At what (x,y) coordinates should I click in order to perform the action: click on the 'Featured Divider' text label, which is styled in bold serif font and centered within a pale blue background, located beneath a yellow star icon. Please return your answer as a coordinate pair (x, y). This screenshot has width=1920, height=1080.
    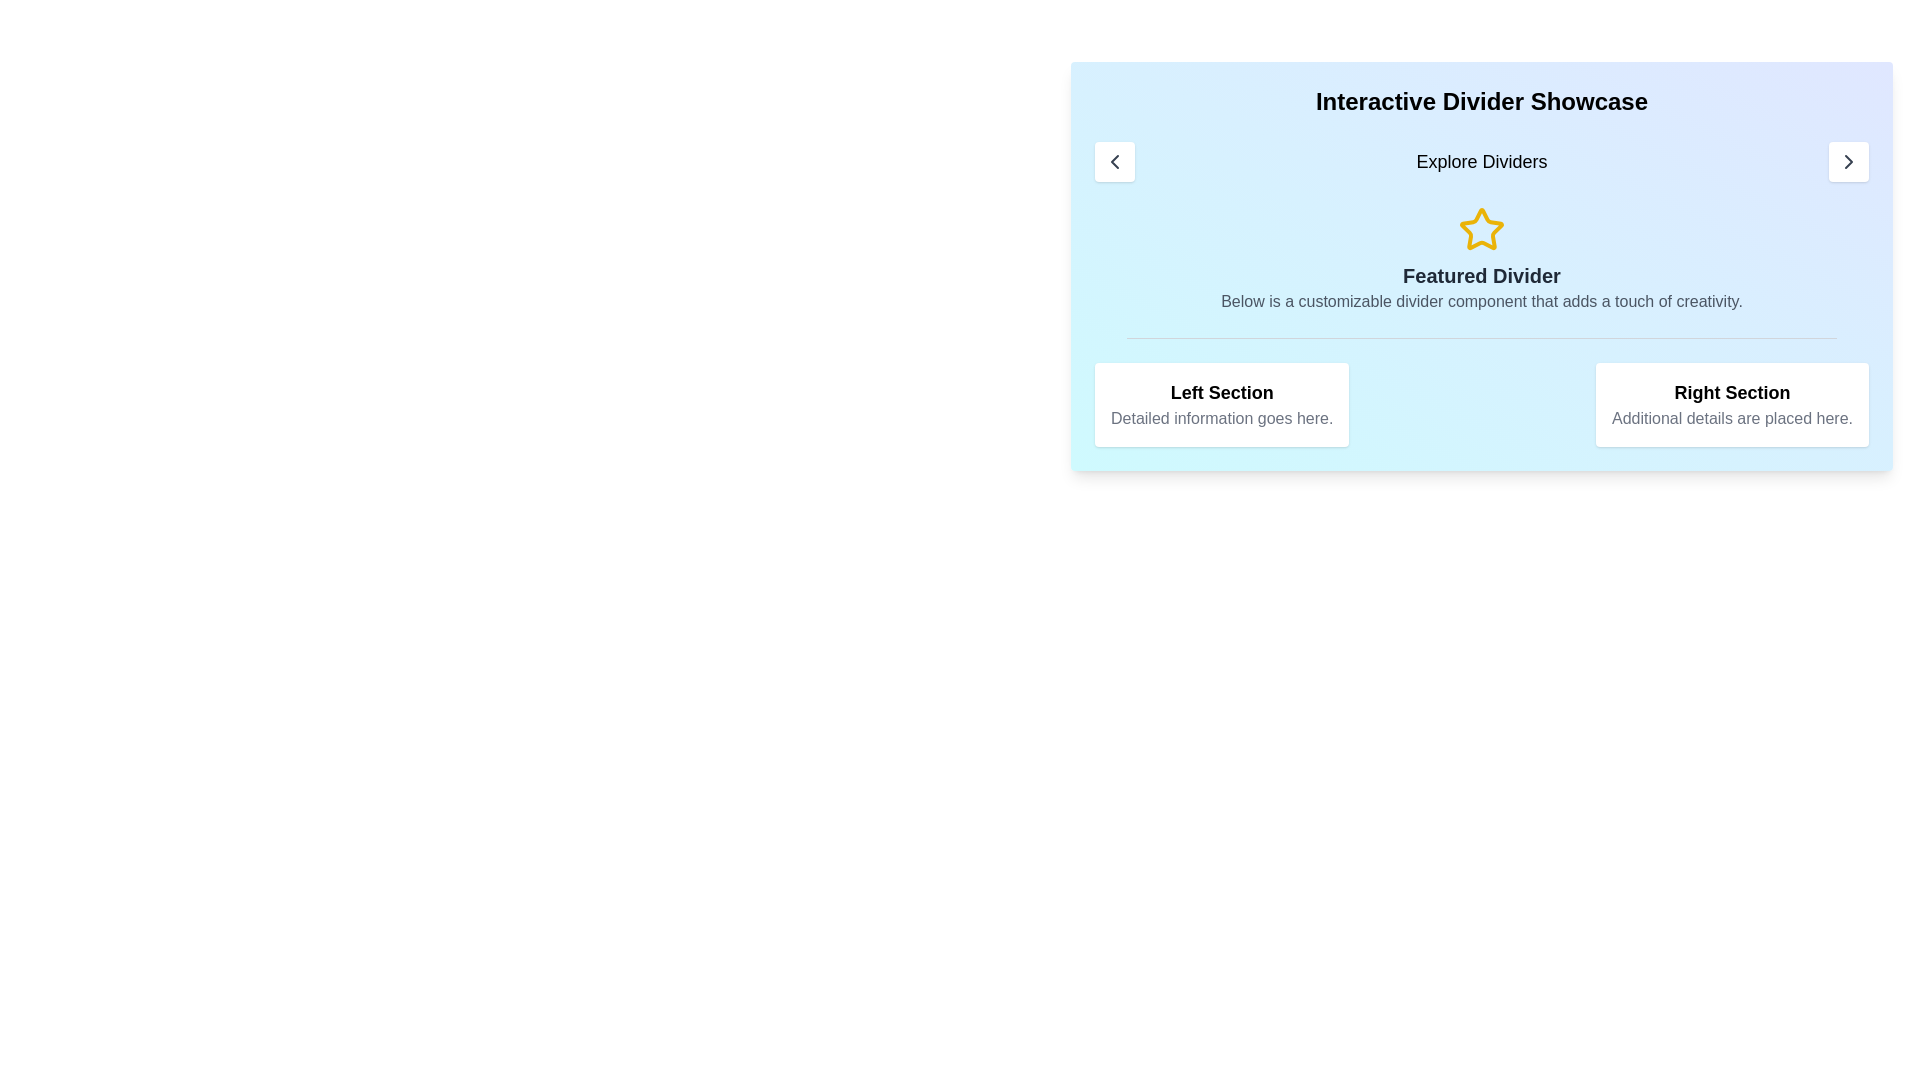
    Looking at the image, I should click on (1482, 276).